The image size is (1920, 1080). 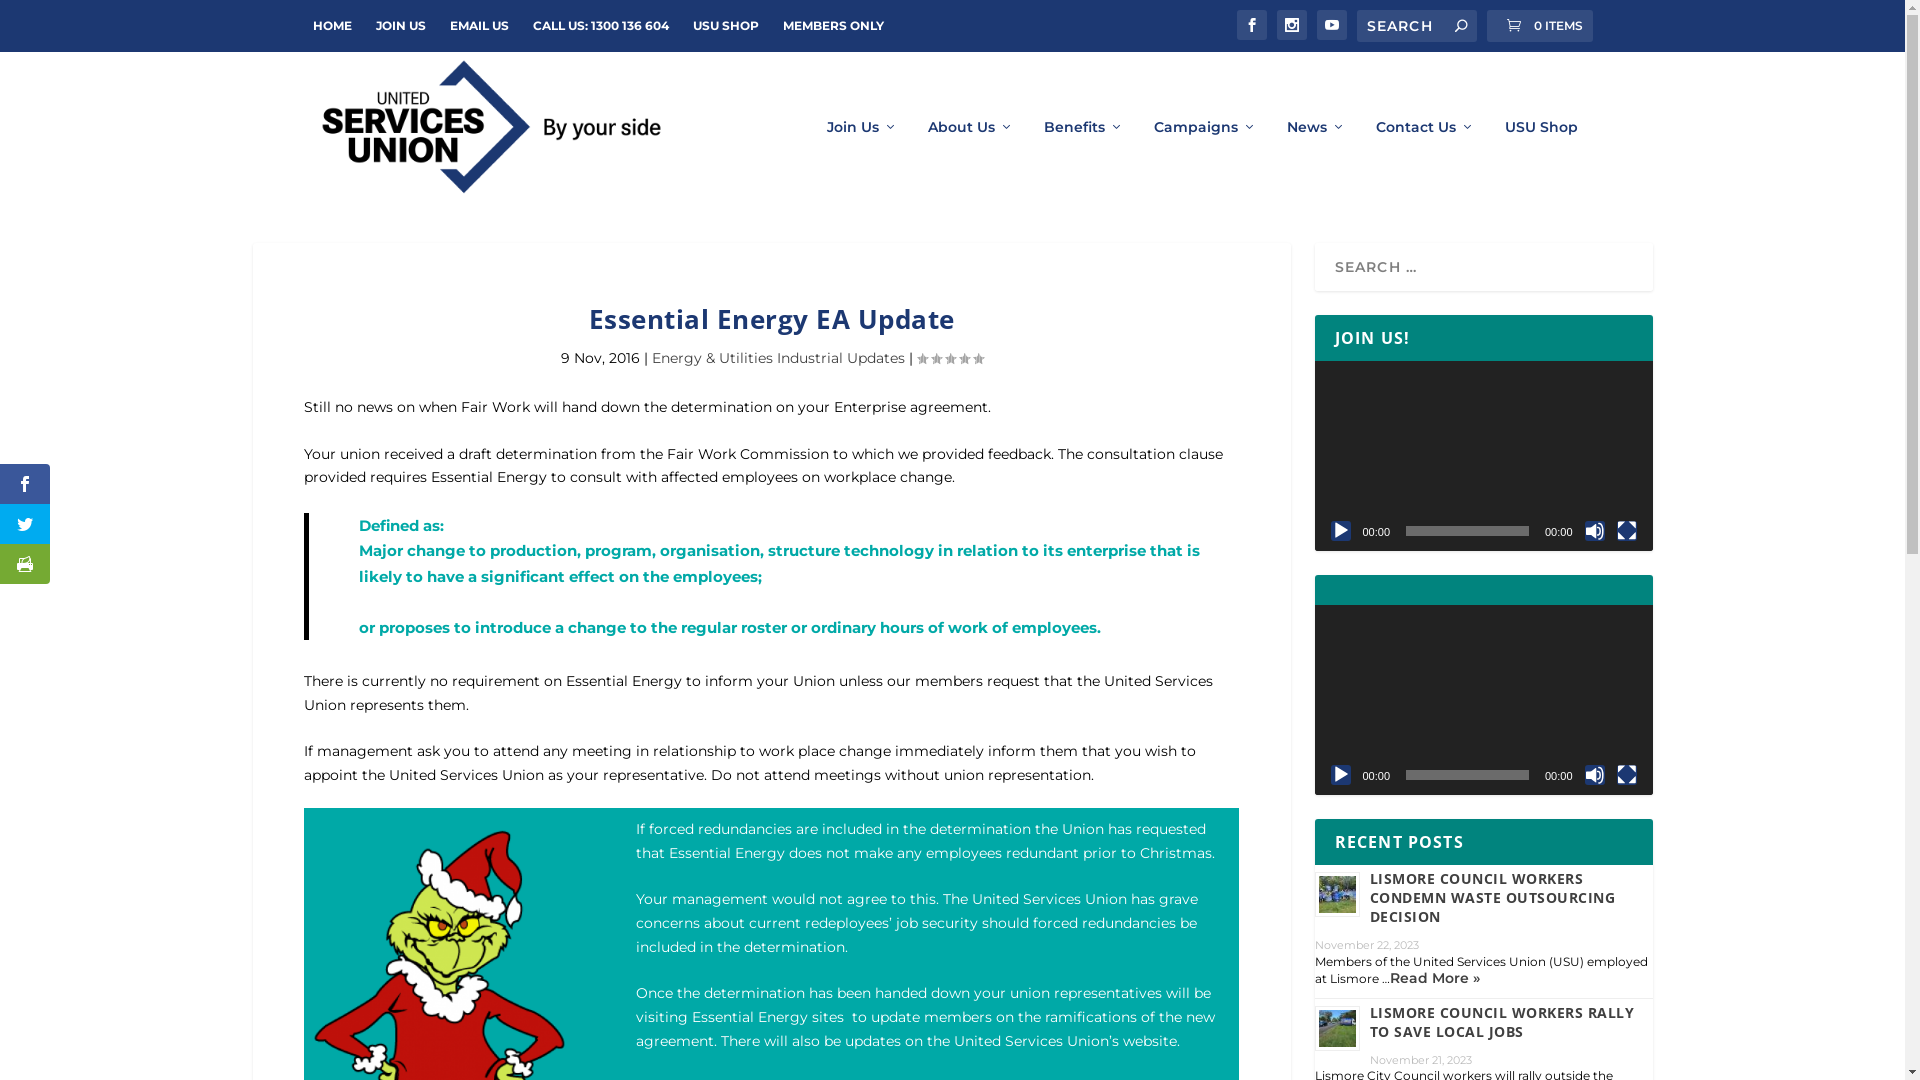 What do you see at coordinates (832, 26) in the screenshot?
I see `'MEMBERS ONLY'` at bounding box center [832, 26].